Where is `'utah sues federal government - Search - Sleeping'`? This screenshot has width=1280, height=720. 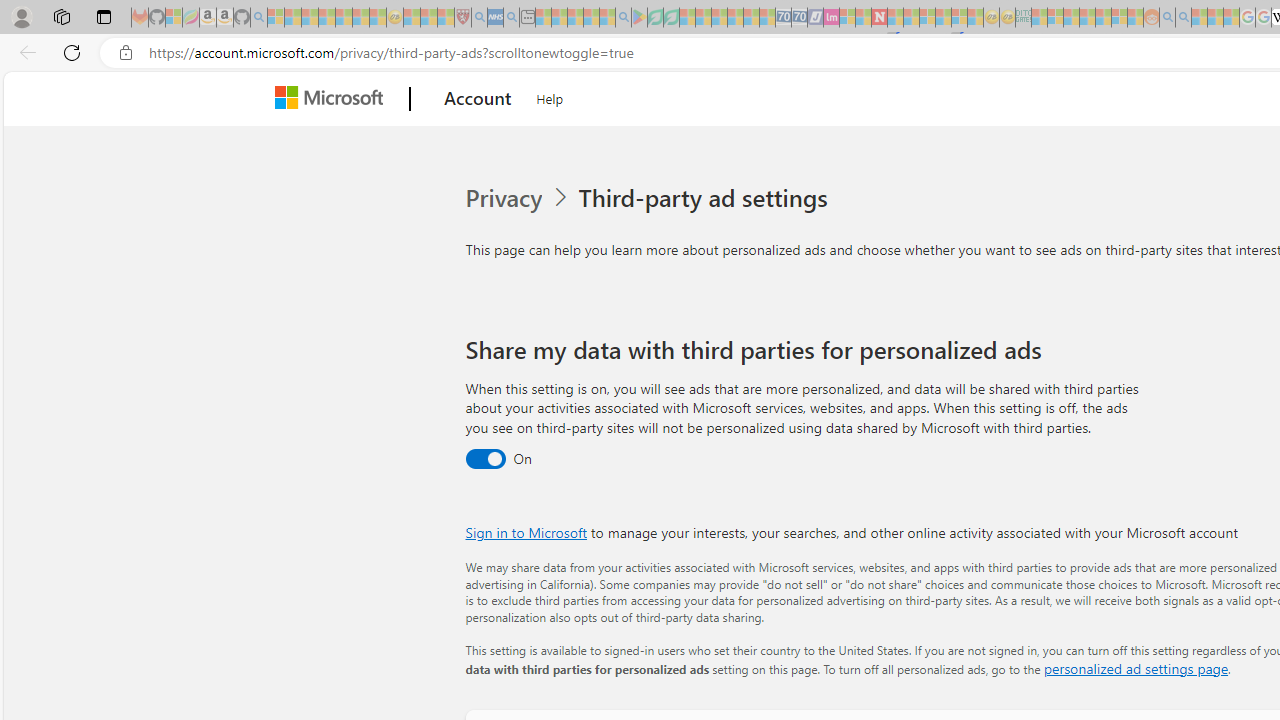 'utah sues federal government - Search - Sleeping' is located at coordinates (511, 17).